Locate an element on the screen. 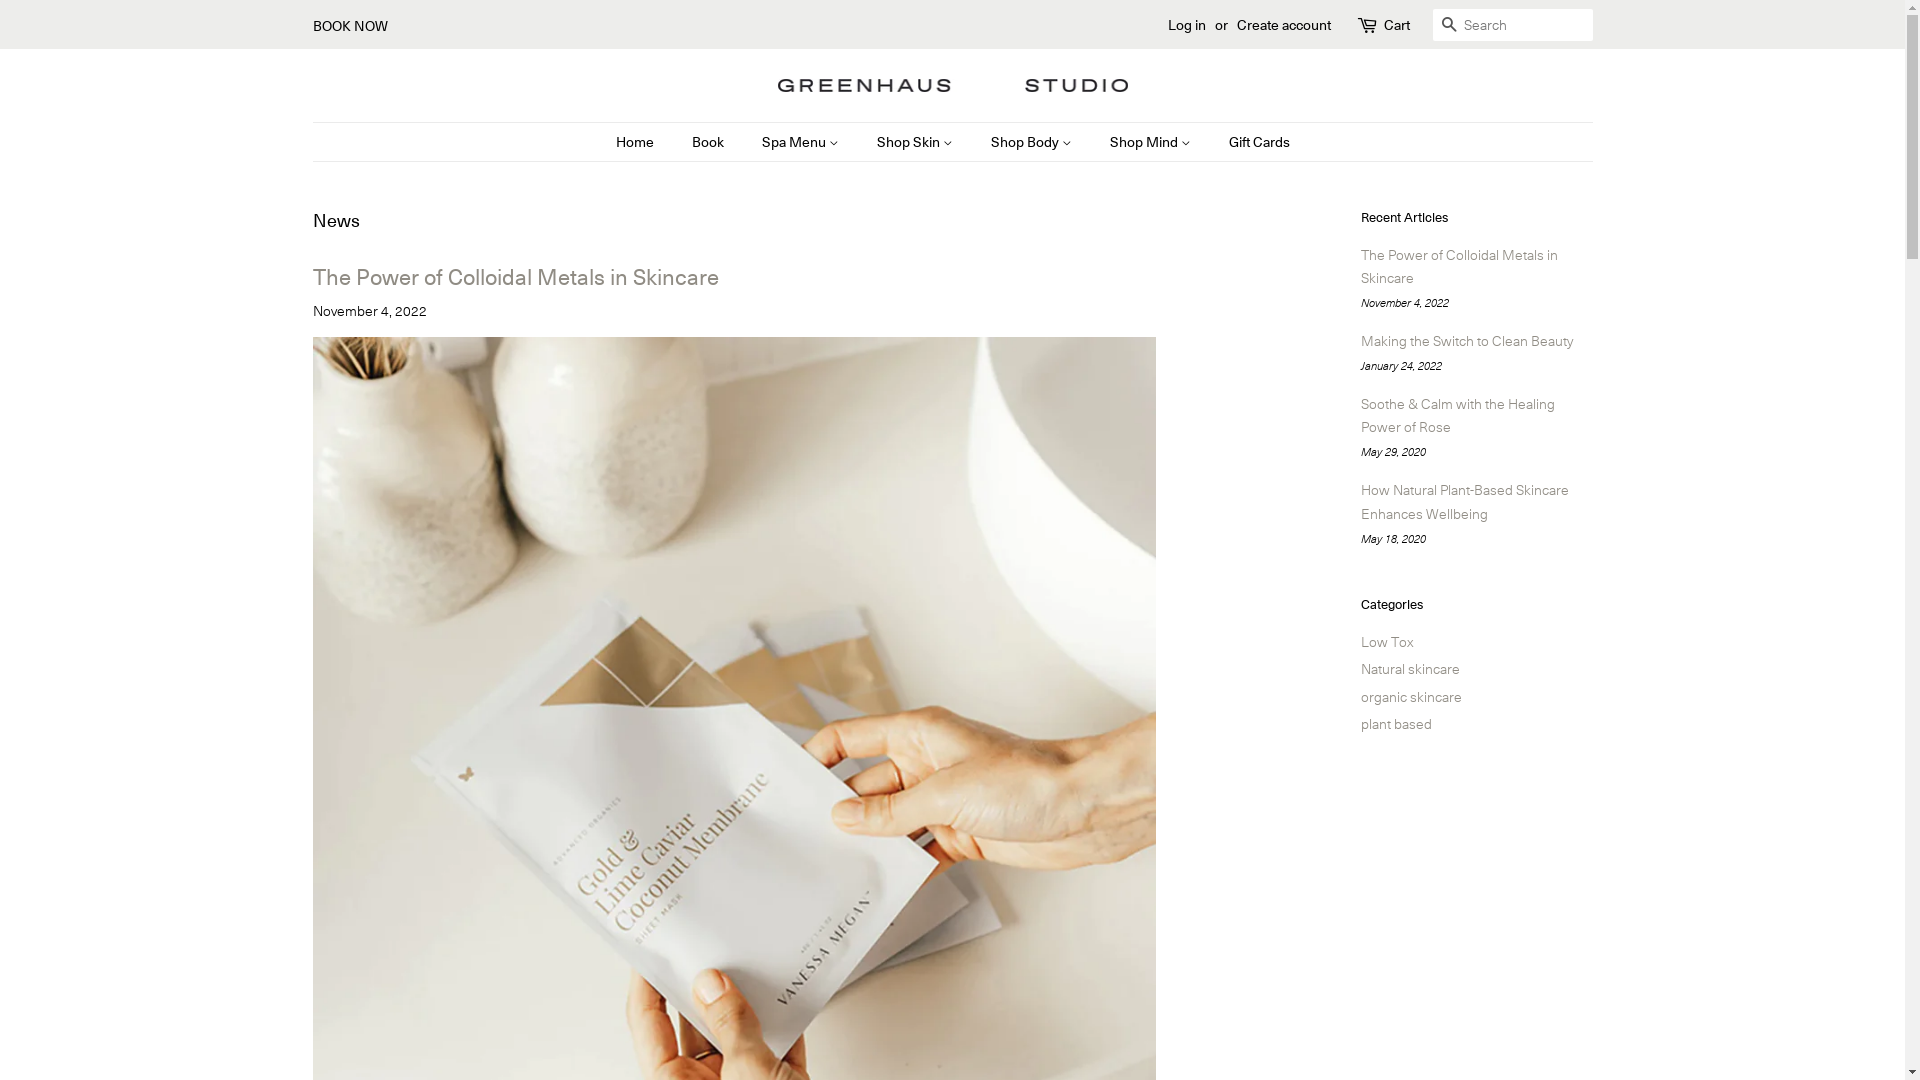  'Gift Cards' is located at coordinates (1251, 141).